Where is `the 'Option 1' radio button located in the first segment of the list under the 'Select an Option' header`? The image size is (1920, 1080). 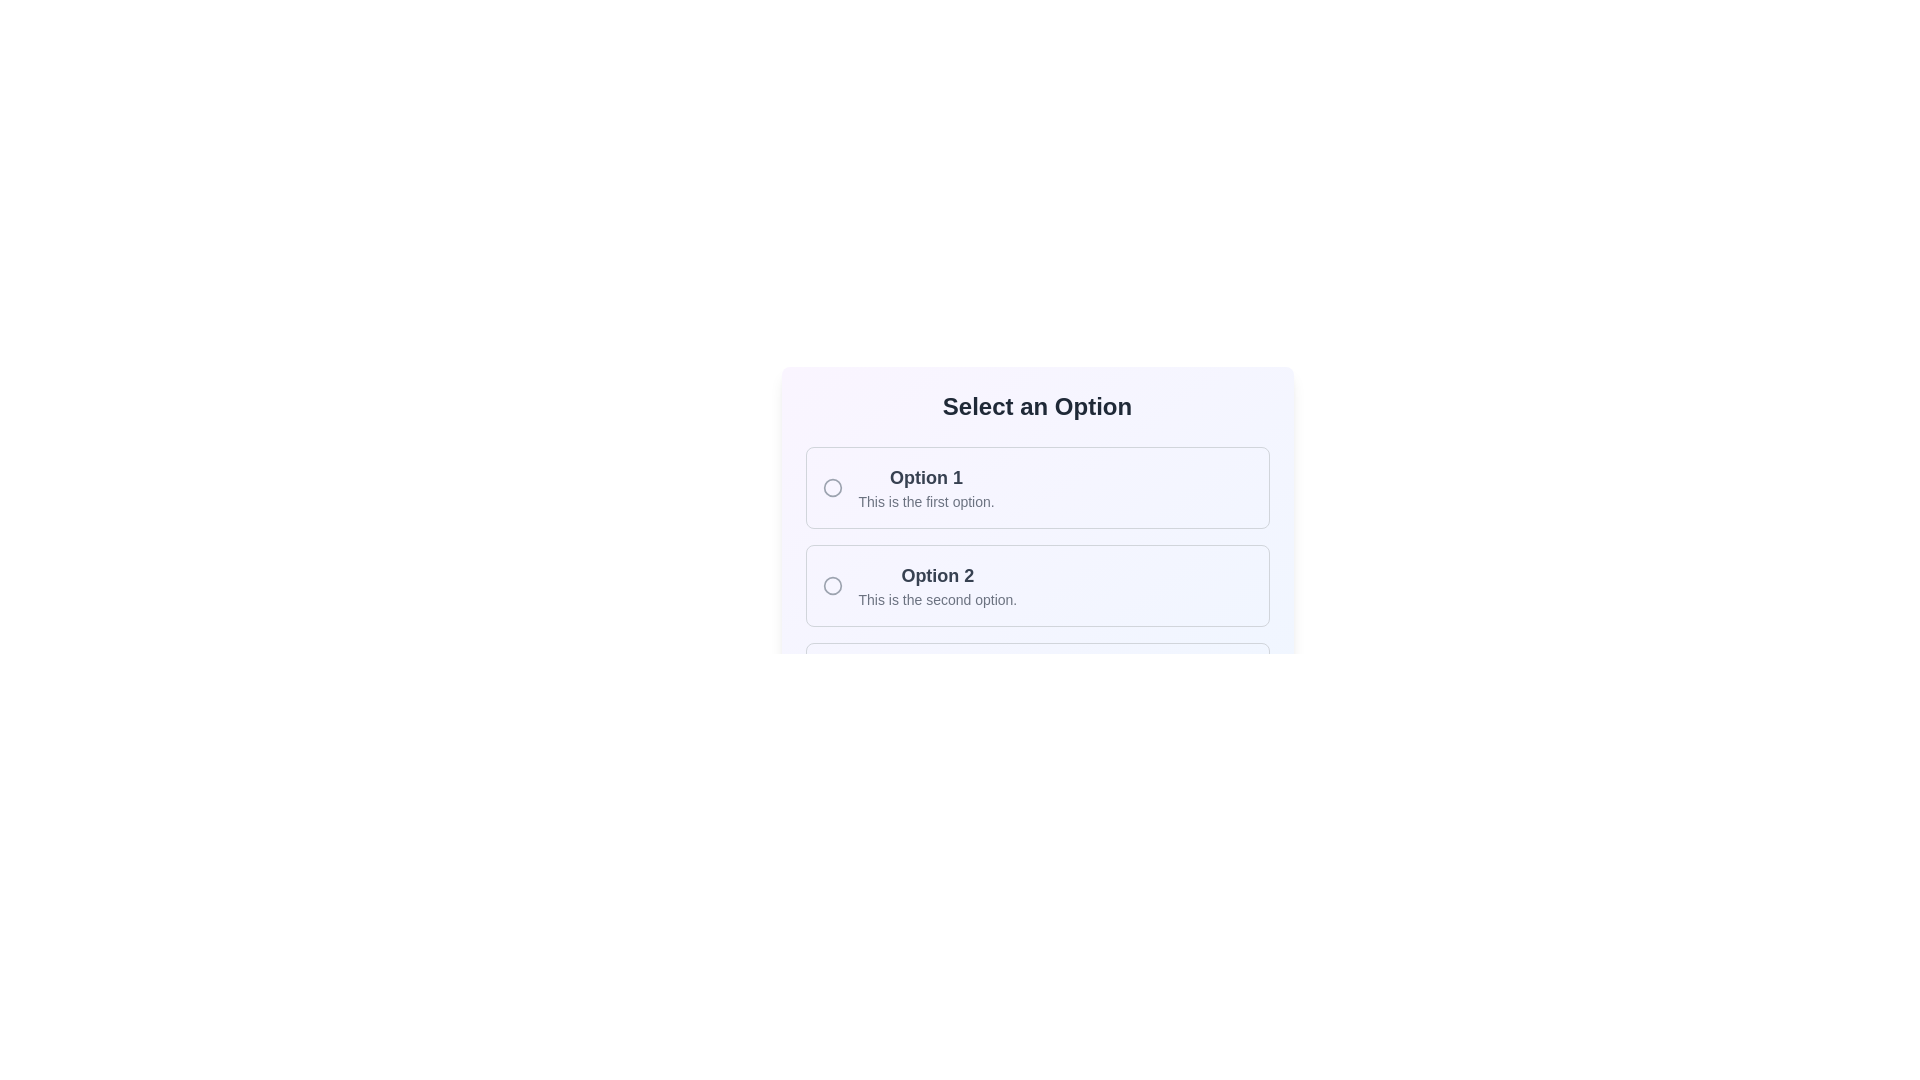 the 'Option 1' radio button located in the first segment of the list under the 'Select an Option' header is located at coordinates (925, 488).